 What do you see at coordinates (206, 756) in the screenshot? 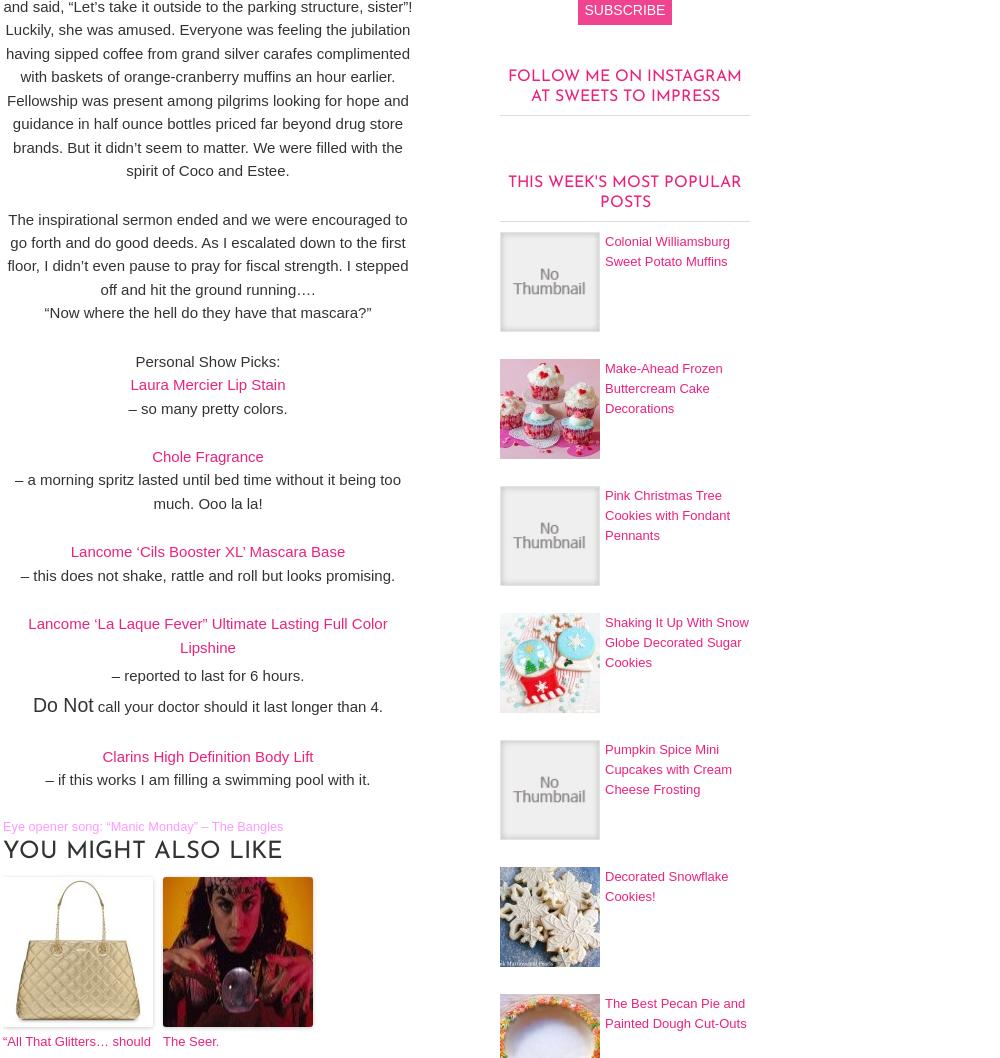
I see `'Clarins High Definition Body Lift'` at bounding box center [206, 756].